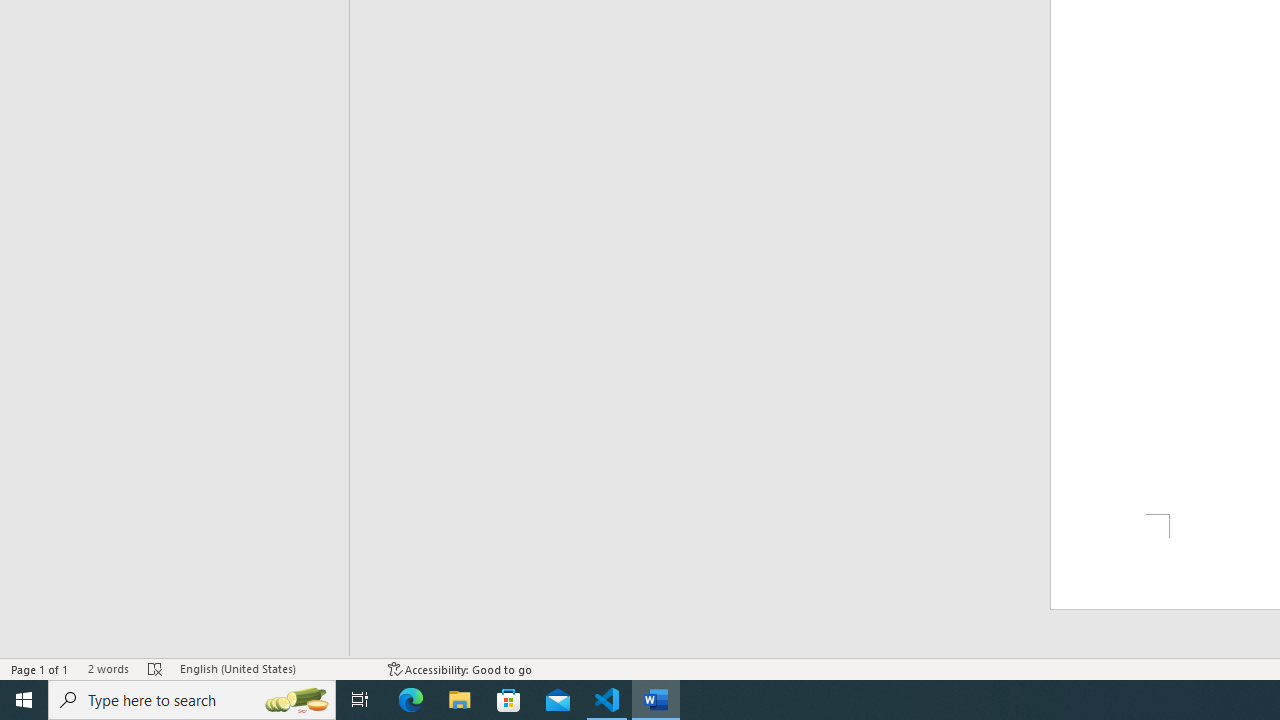 Image resolution: width=1280 pixels, height=720 pixels. I want to click on 'Language English (United States)', so click(273, 669).